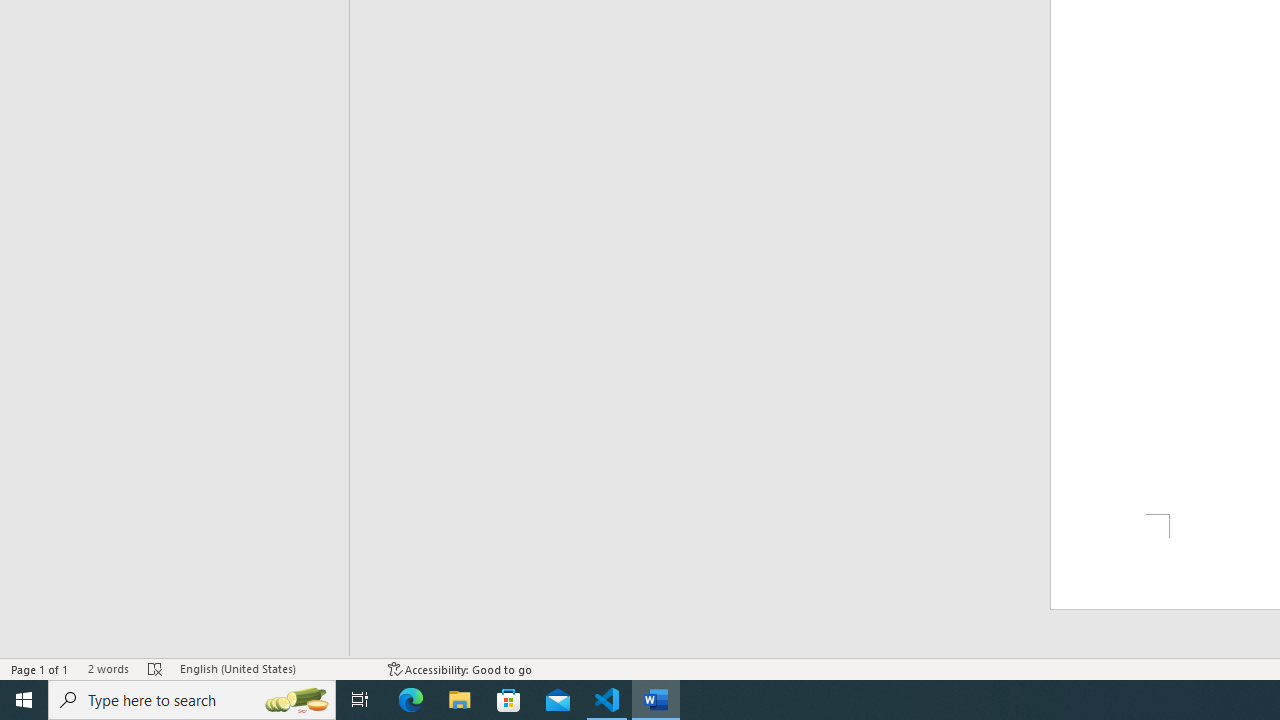 Image resolution: width=1280 pixels, height=720 pixels. I want to click on 'Language English (United States)', so click(273, 669).